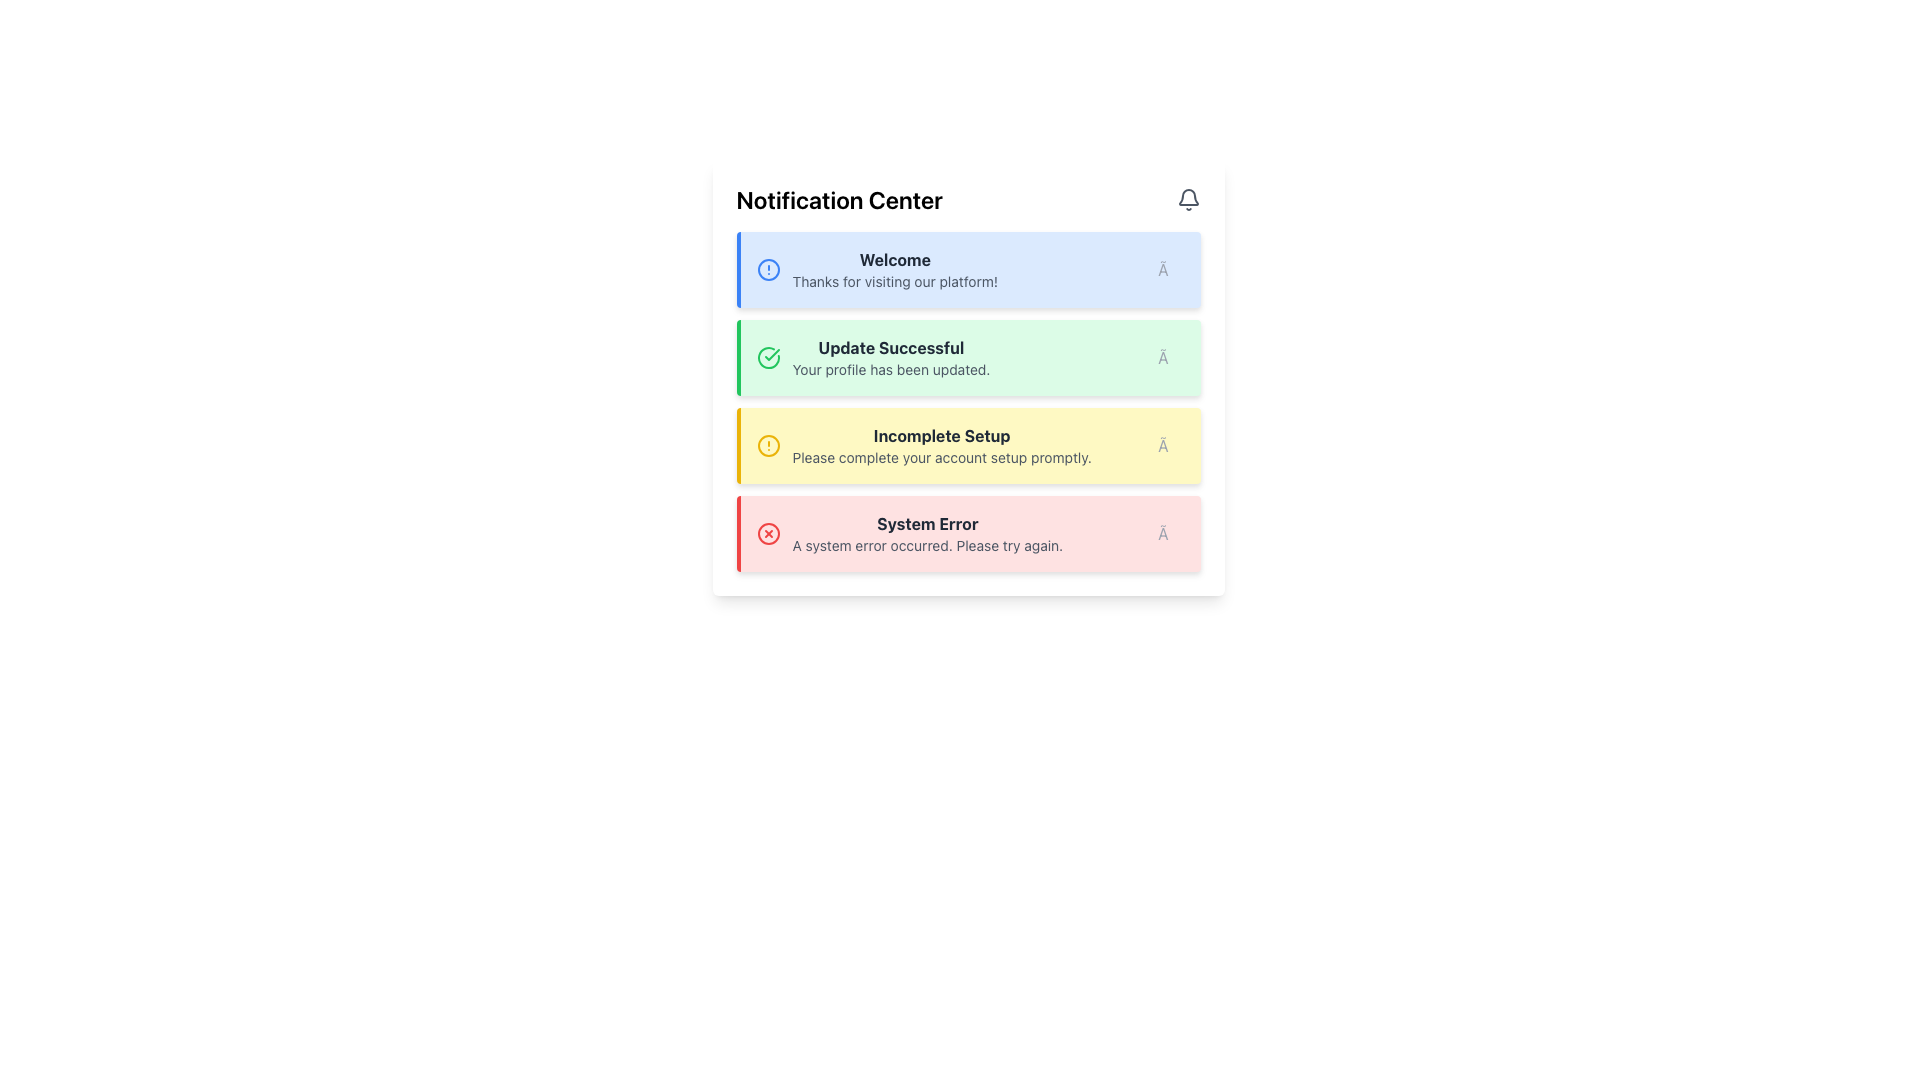  What do you see at coordinates (1171, 270) in the screenshot?
I see `the close button located at the right edge of the notification box that starts with 'Welcome' and contains the message 'Thanks for visiting our platform!'` at bounding box center [1171, 270].